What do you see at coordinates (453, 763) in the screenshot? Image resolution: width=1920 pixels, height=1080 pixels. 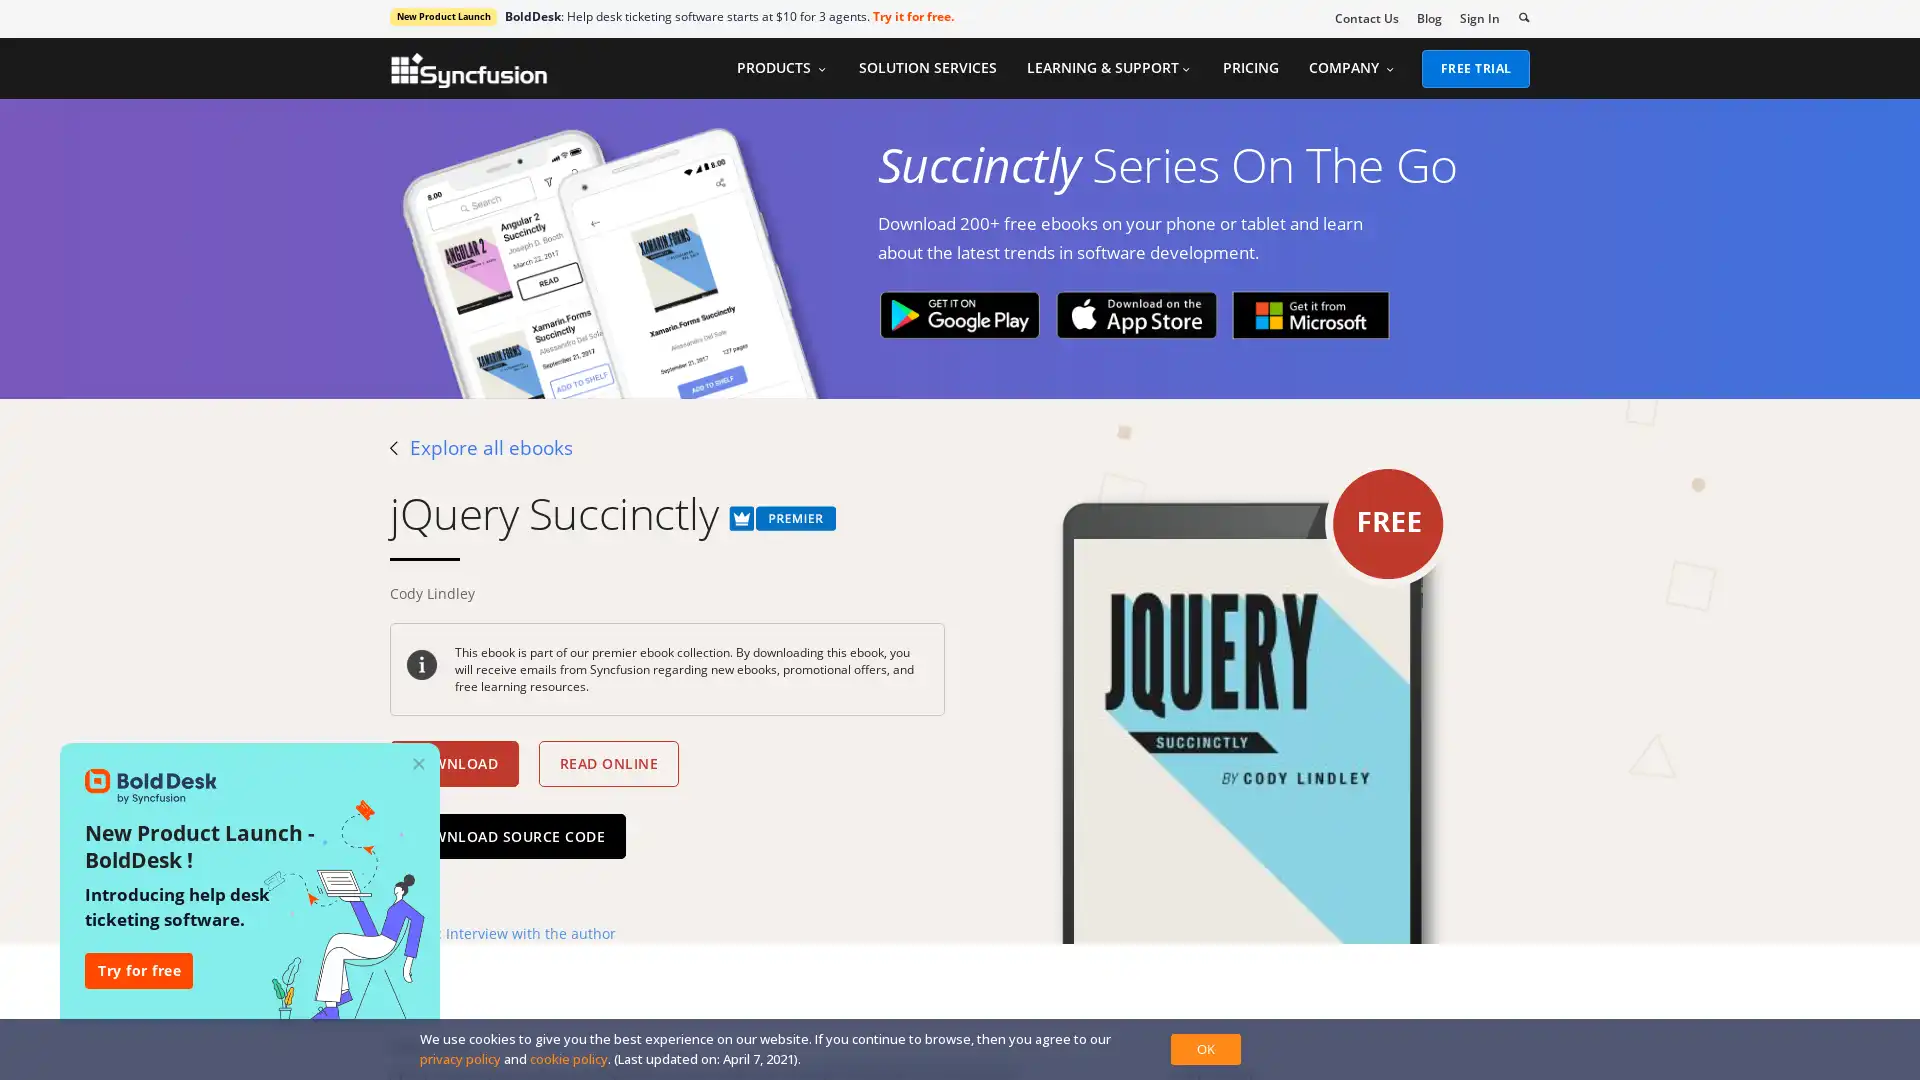 I see `DOWNLOAD` at bounding box center [453, 763].